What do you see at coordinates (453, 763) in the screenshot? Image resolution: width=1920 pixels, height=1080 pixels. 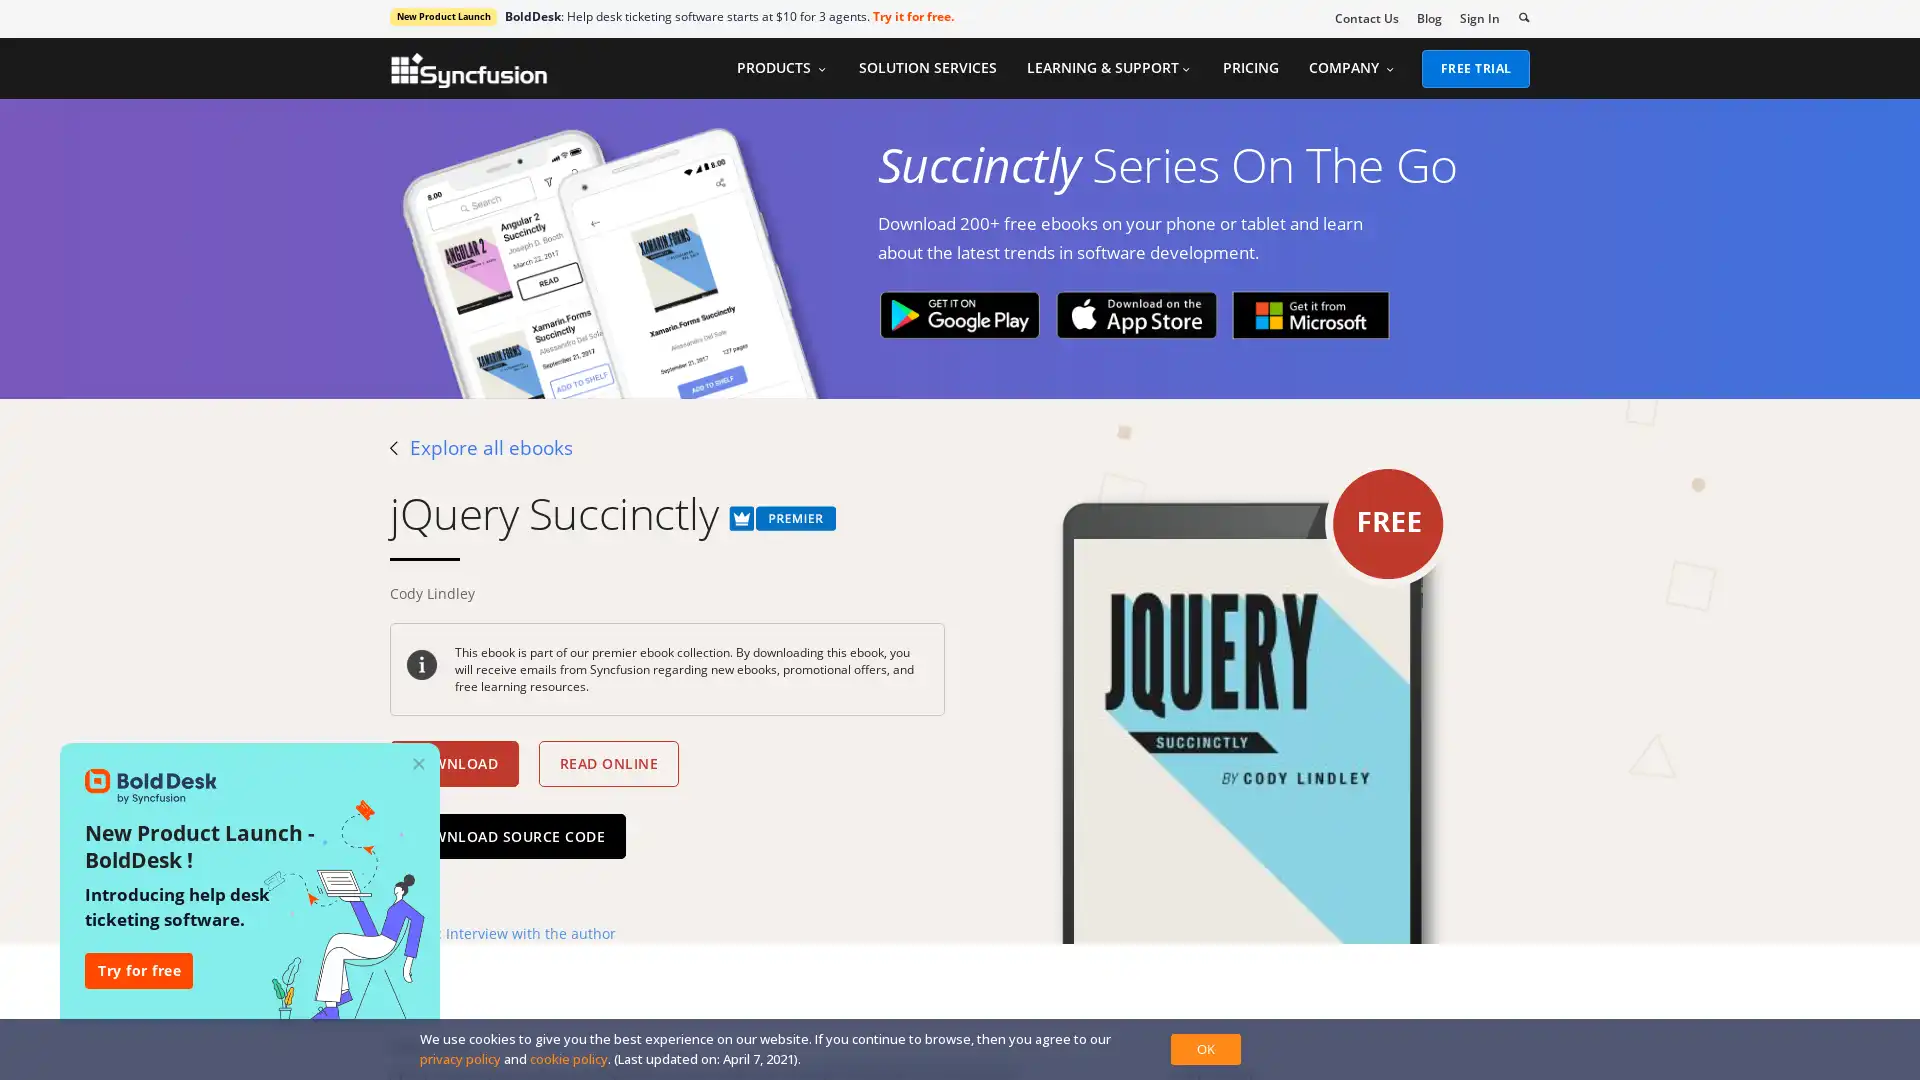 I see `DOWNLOAD` at bounding box center [453, 763].